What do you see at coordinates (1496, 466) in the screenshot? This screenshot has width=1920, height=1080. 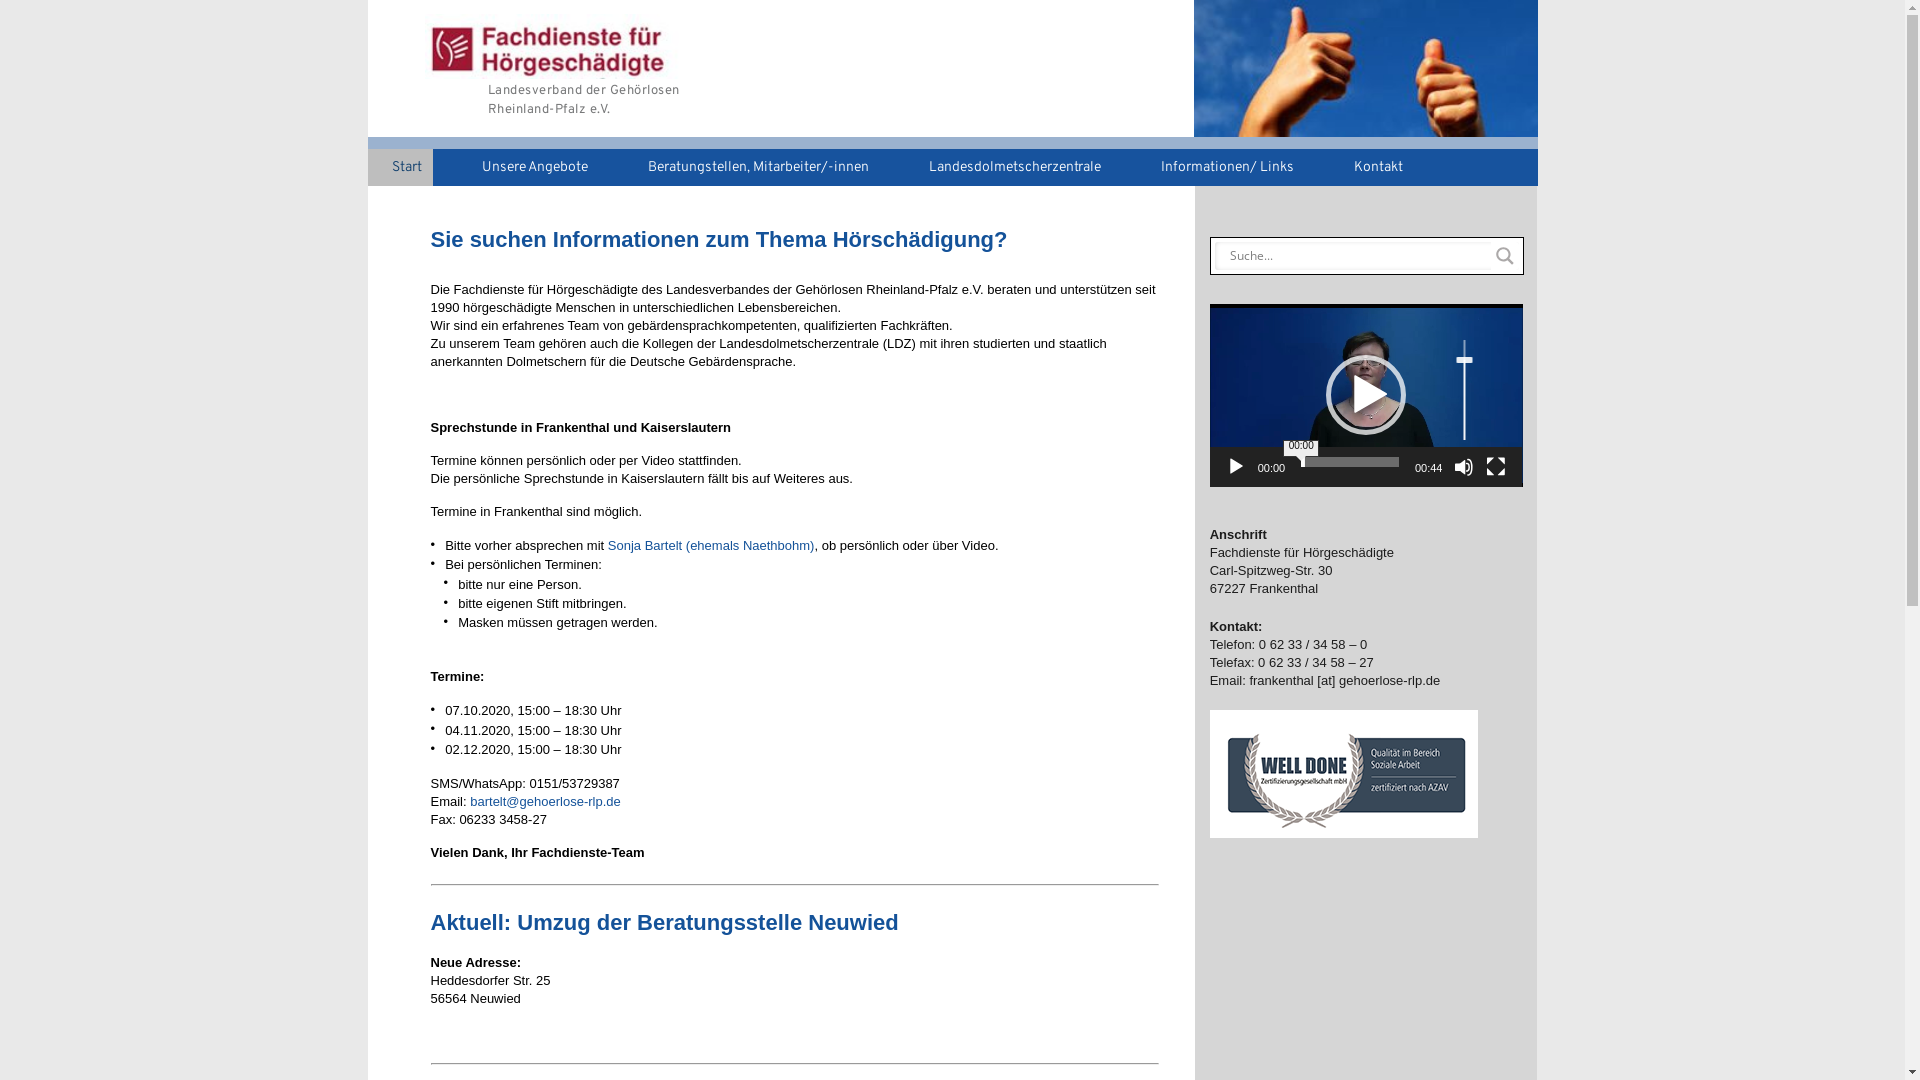 I see `'Fullscreen'` at bounding box center [1496, 466].